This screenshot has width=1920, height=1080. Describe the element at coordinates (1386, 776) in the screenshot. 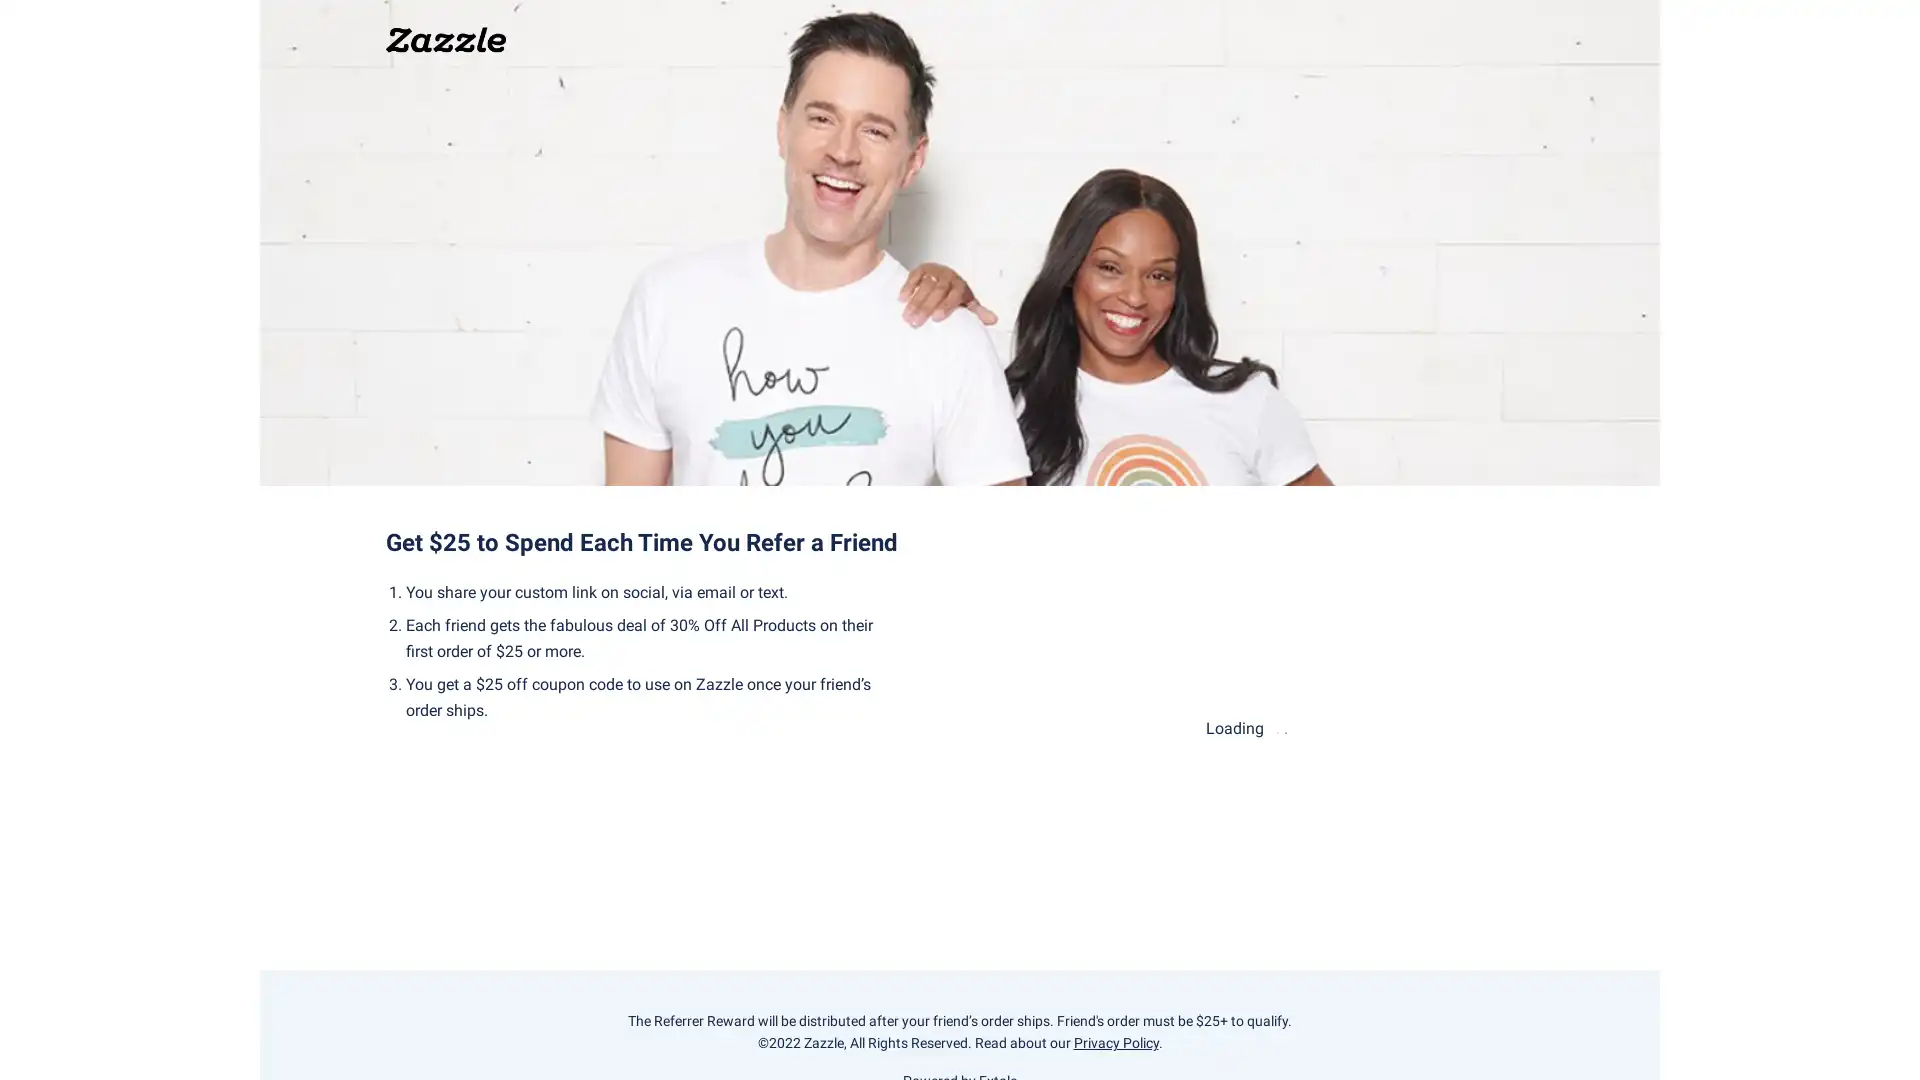

I see `pinterest` at that location.